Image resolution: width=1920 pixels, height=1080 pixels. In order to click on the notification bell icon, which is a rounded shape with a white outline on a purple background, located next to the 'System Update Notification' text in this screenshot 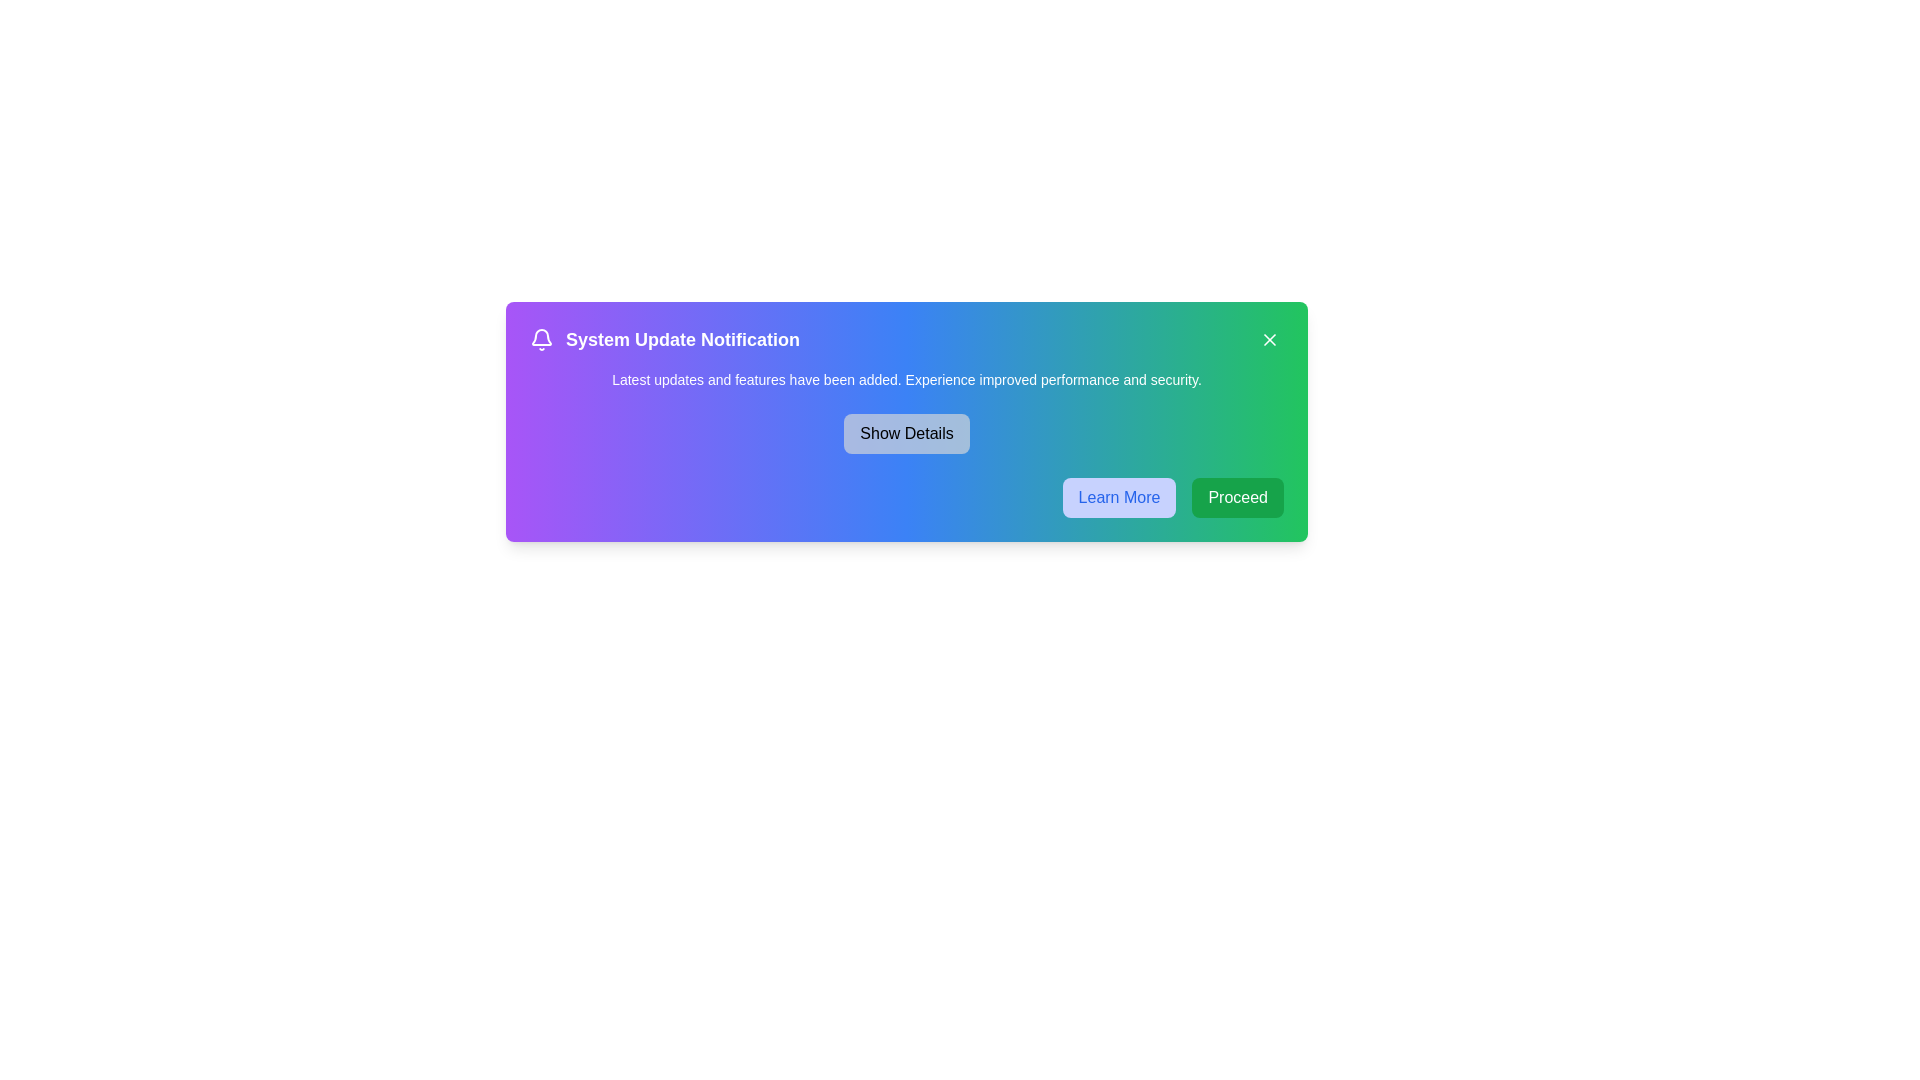, I will do `click(542, 338)`.